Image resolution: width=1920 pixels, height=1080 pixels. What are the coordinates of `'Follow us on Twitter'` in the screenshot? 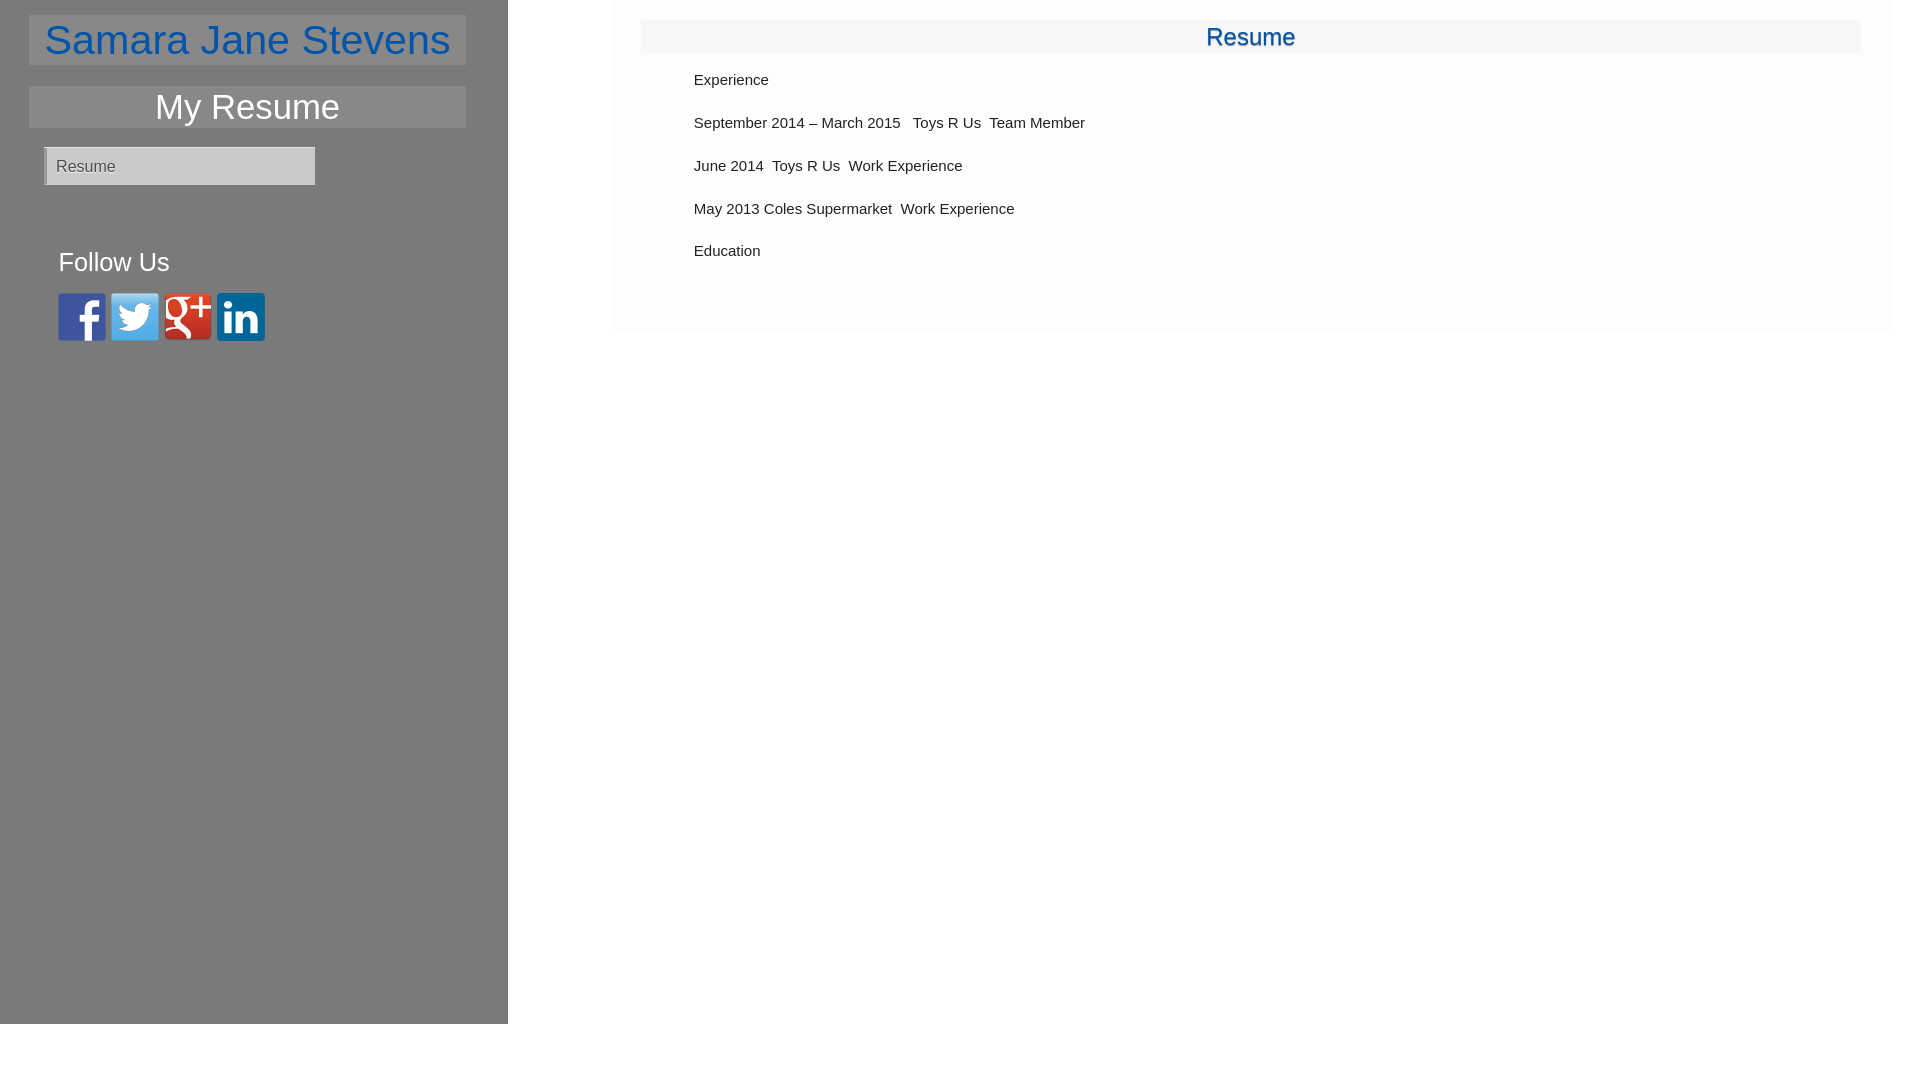 It's located at (133, 315).